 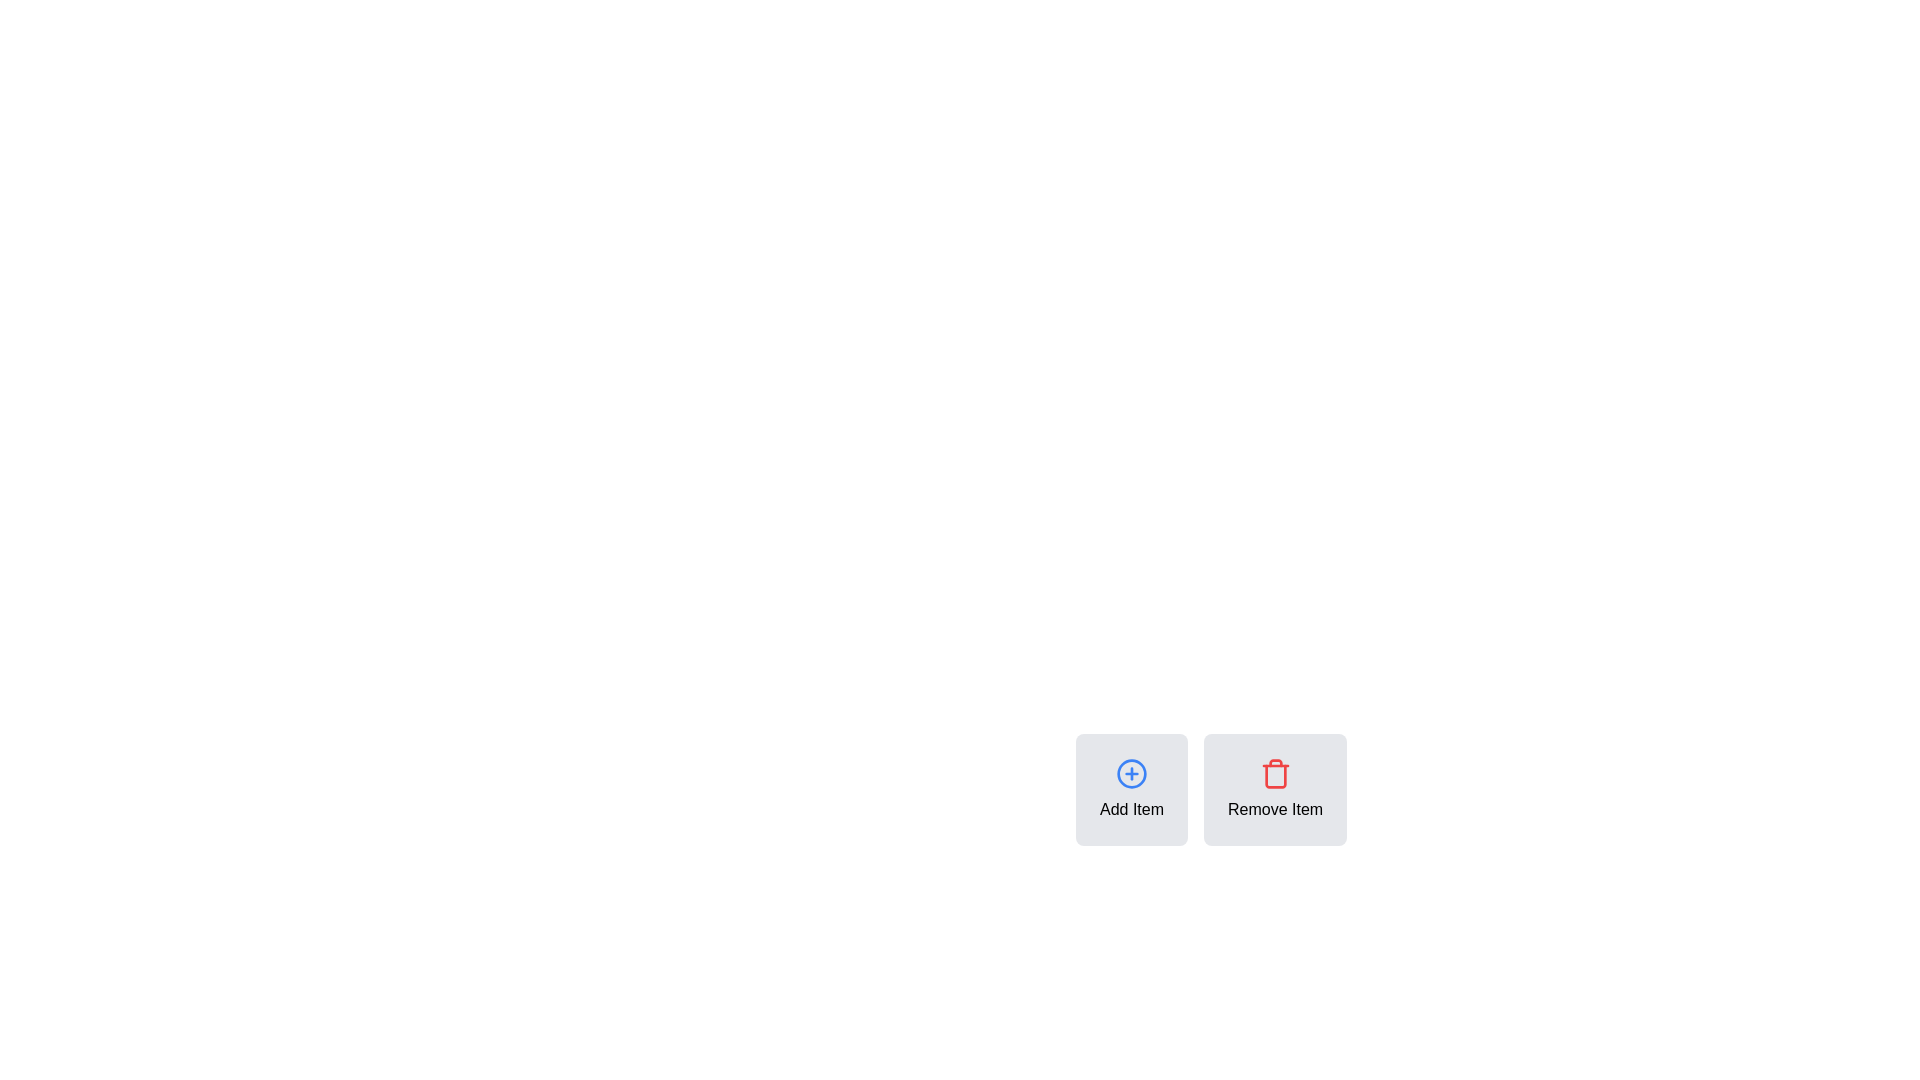 I want to click on the 'Delete' icon within the 'Remove Item' button group, so click(x=1274, y=773).